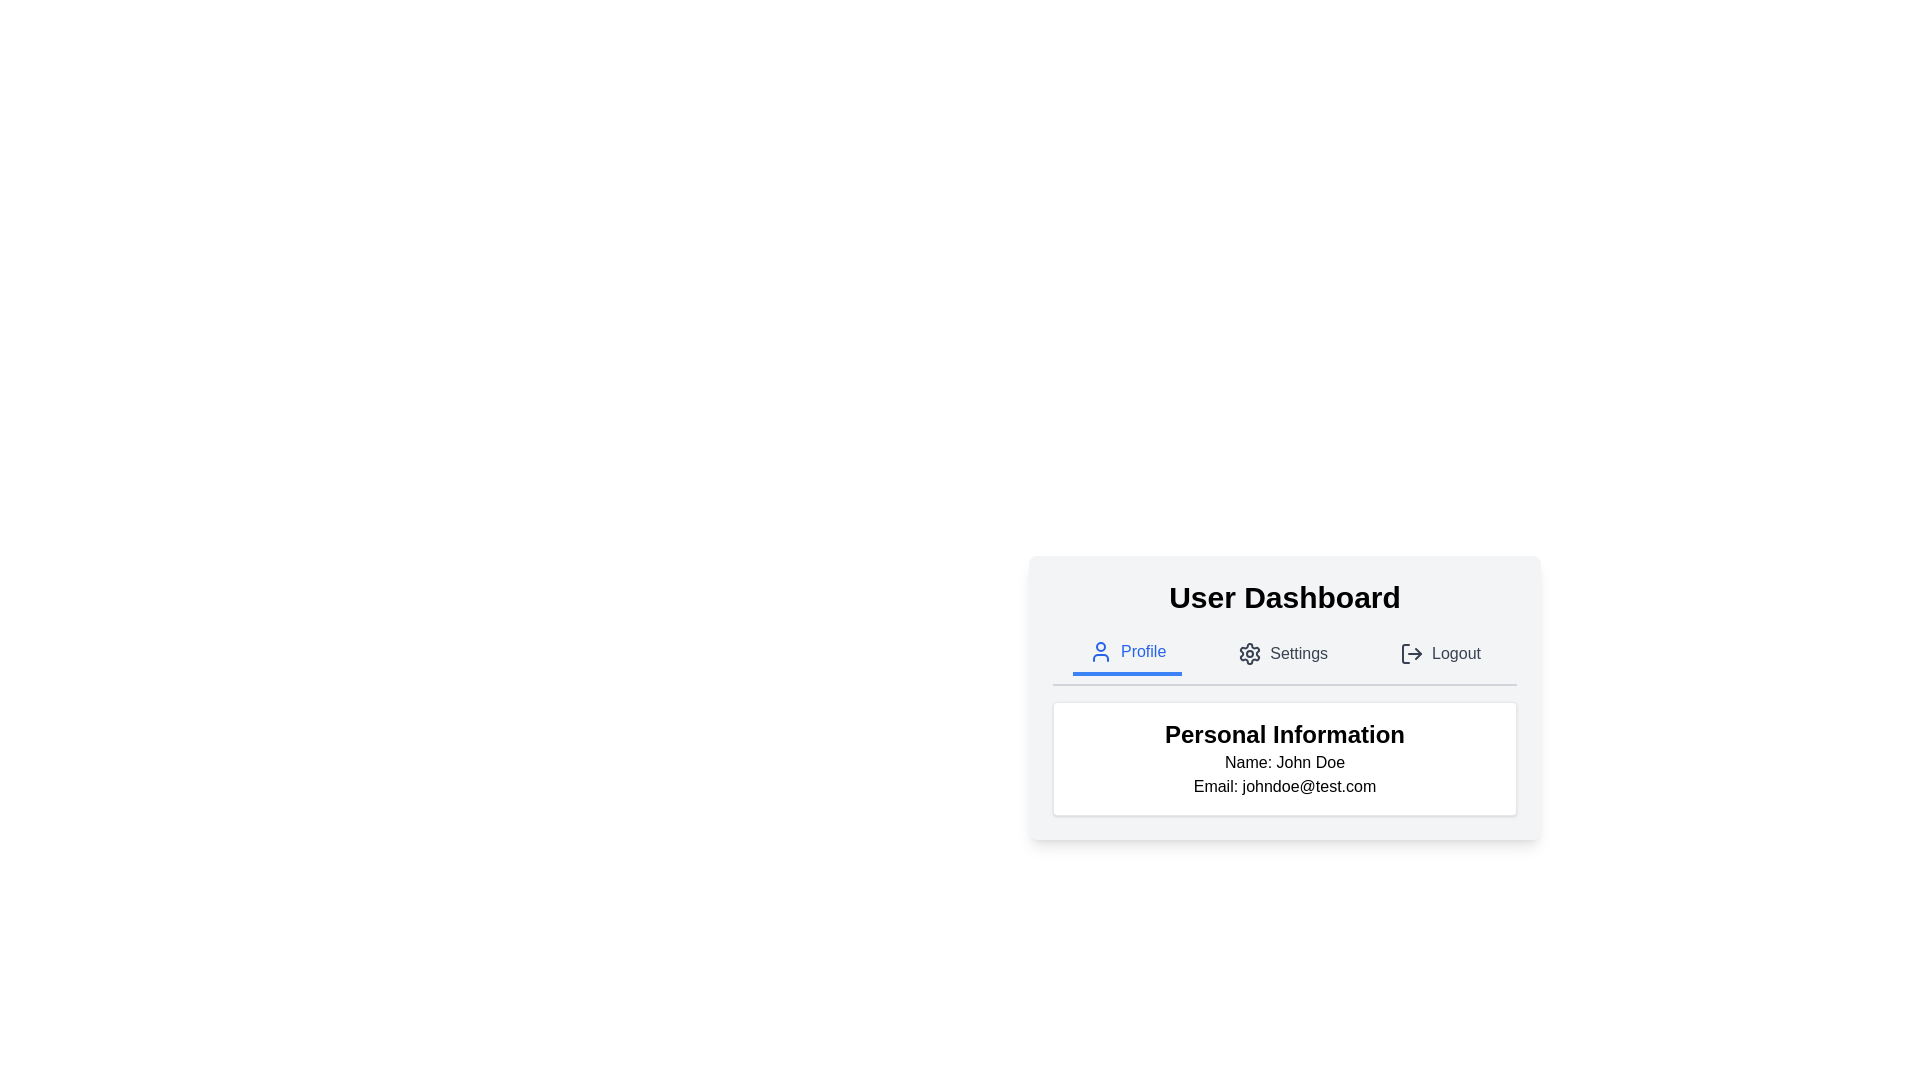 The image size is (1920, 1080). I want to click on the profile icon located in the top-left corner of the 'Profile' navigation tab, which indicates the current active tab, so click(1099, 651).